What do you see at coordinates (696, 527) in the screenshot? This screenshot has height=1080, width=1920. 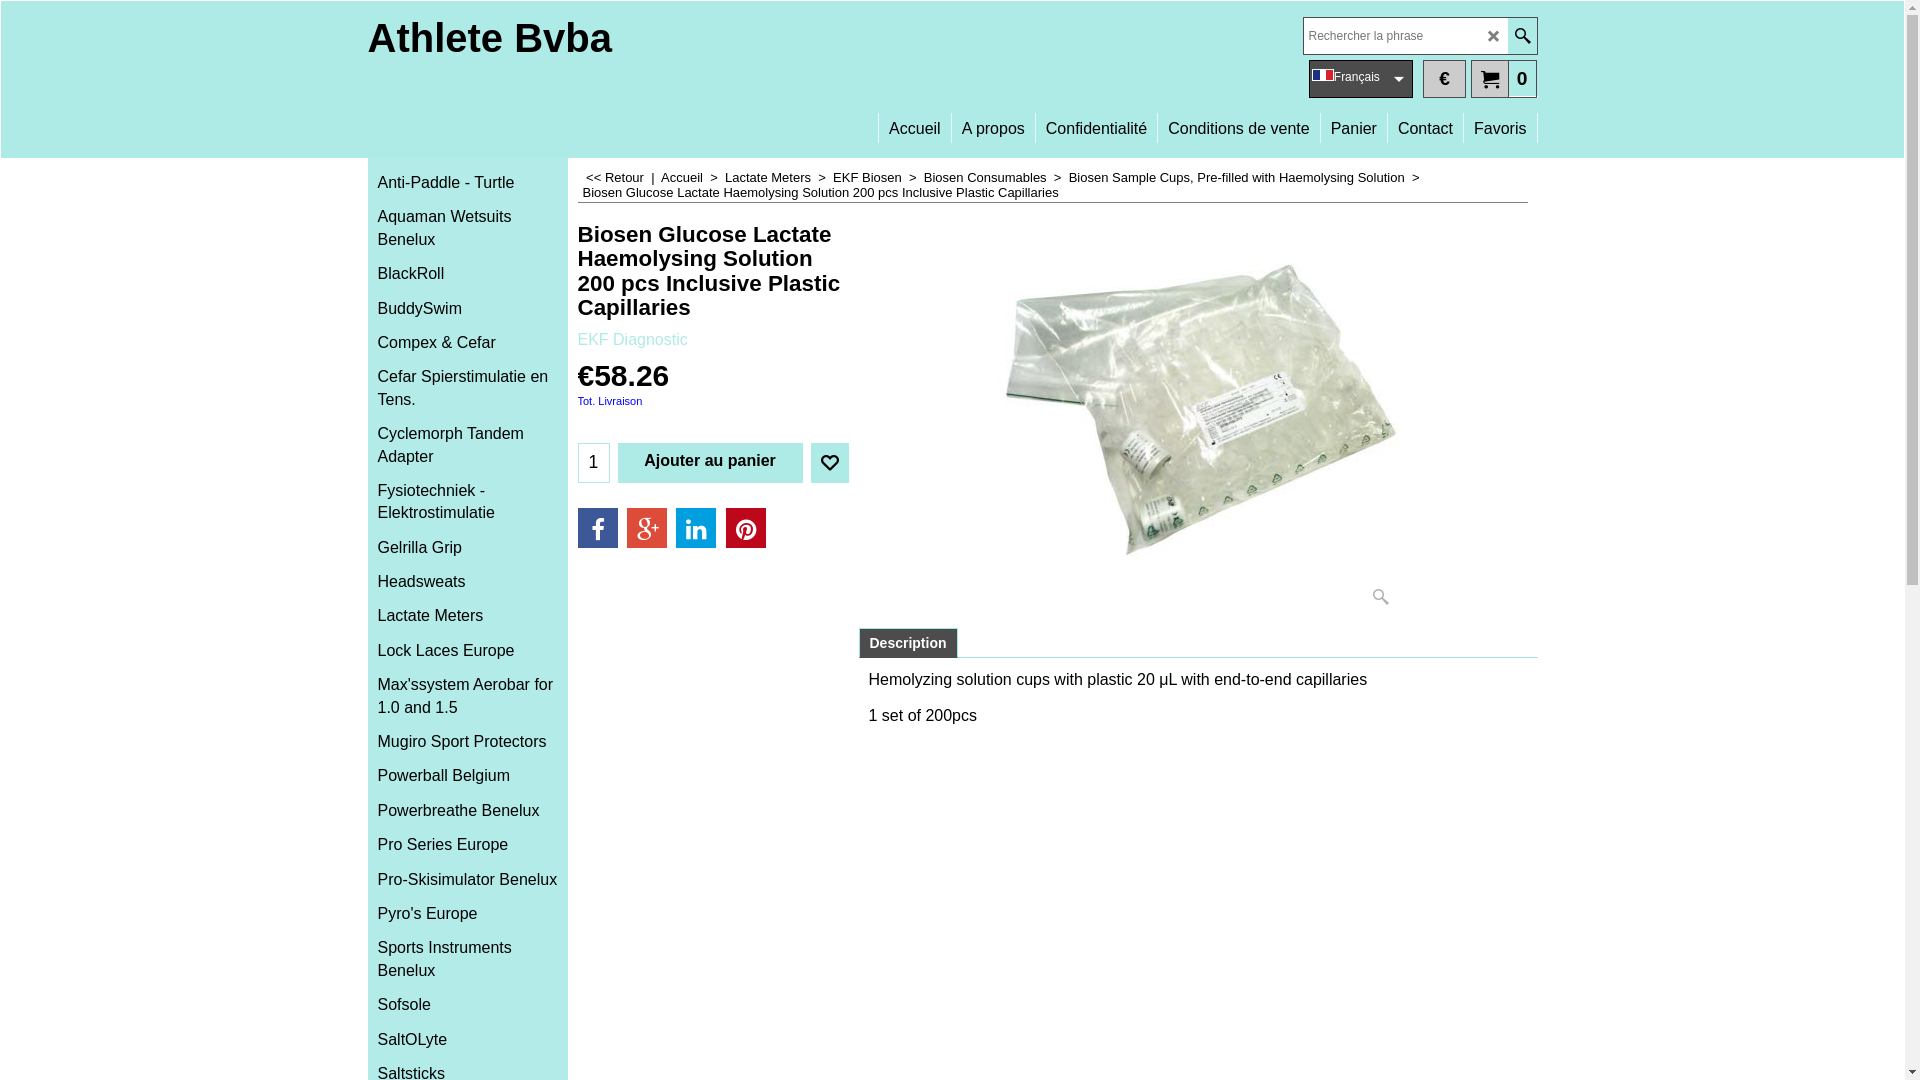 I see `'LinkedIn'` at bounding box center [696, 527].